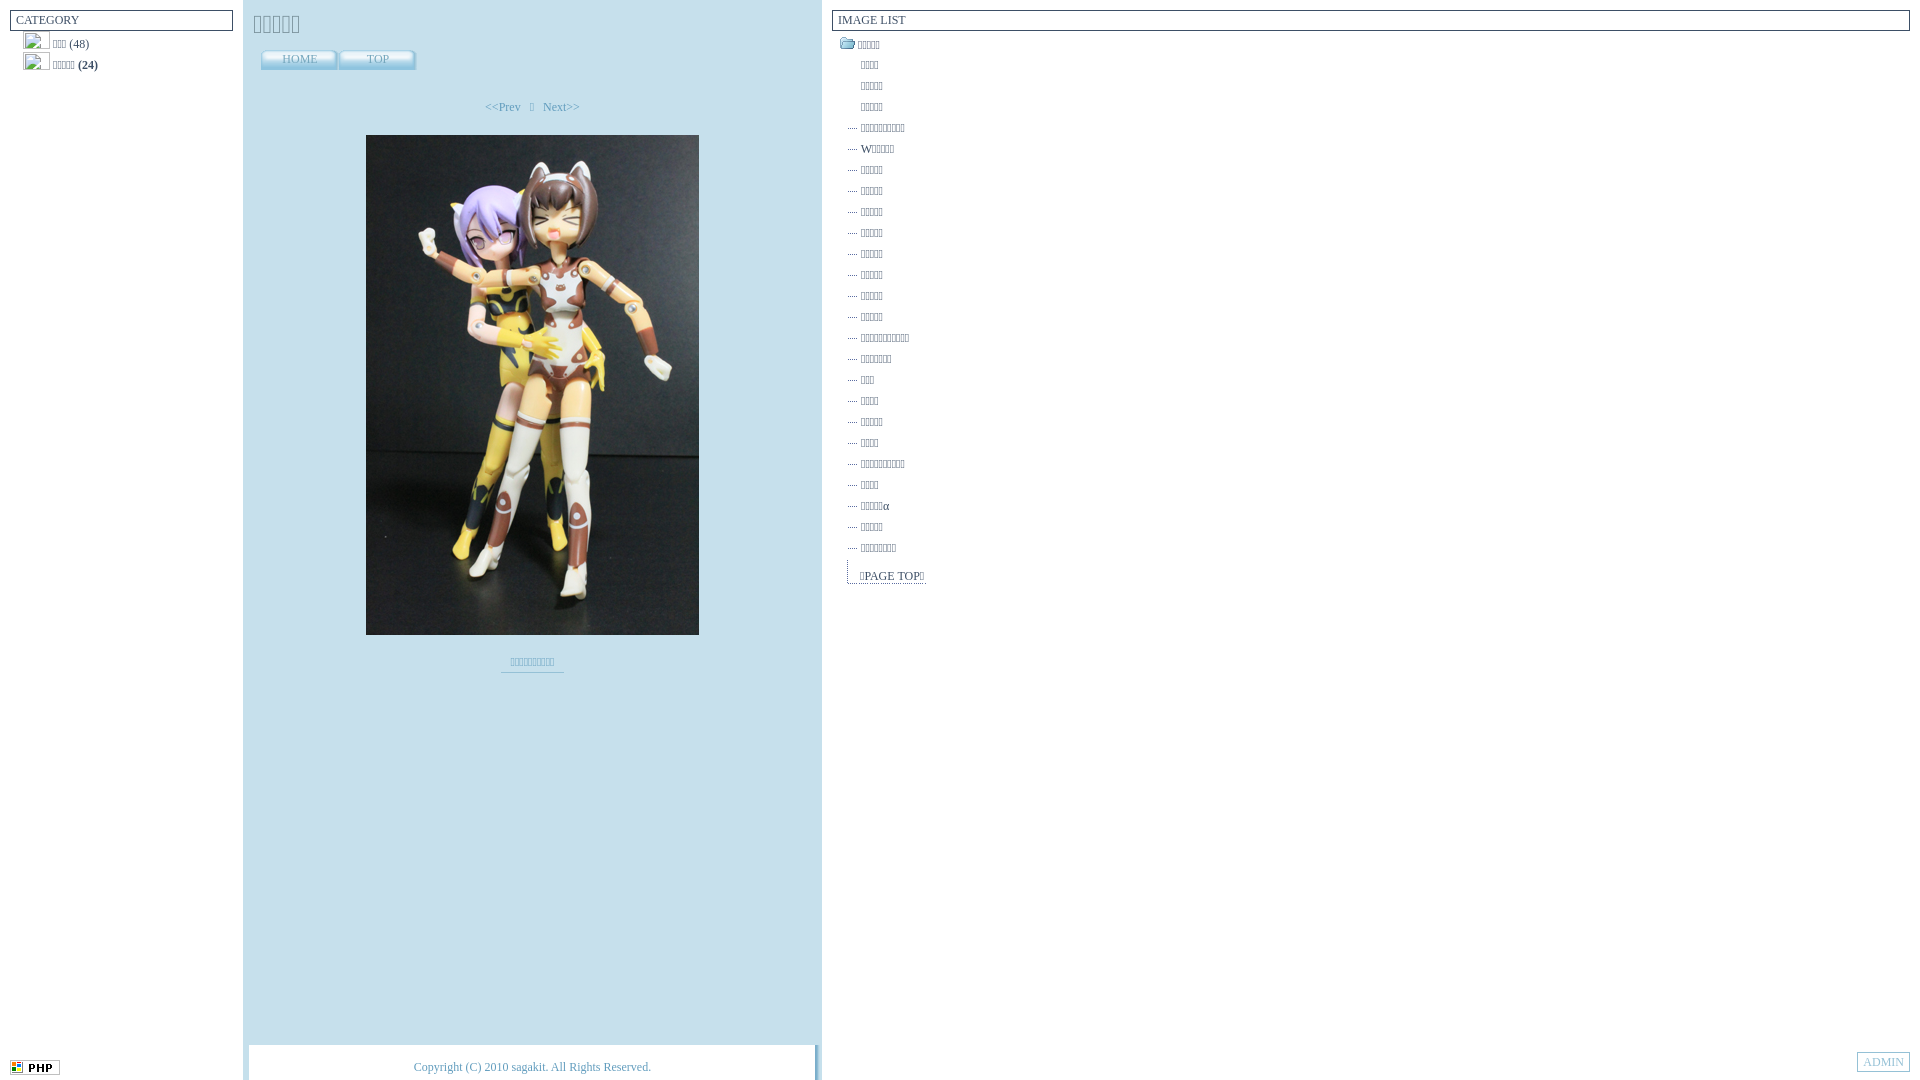  I want to click on 'Next>>', so click(560, 107).